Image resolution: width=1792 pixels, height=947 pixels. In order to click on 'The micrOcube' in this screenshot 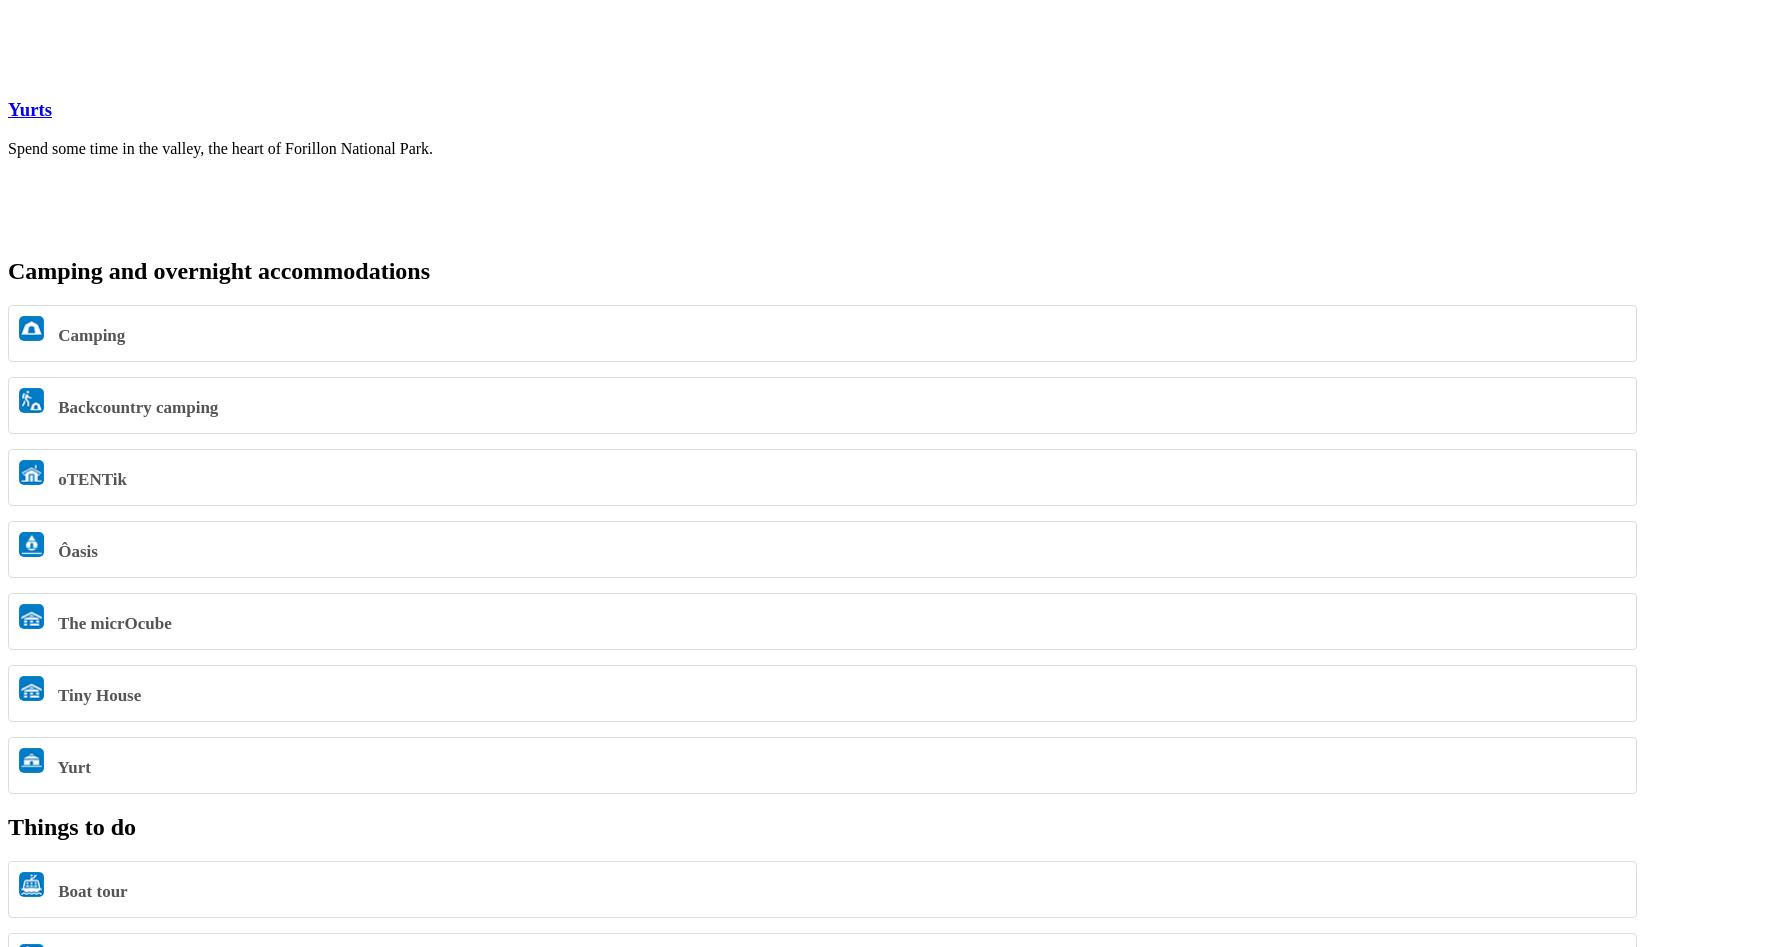, I will do `click(53, 622)`.